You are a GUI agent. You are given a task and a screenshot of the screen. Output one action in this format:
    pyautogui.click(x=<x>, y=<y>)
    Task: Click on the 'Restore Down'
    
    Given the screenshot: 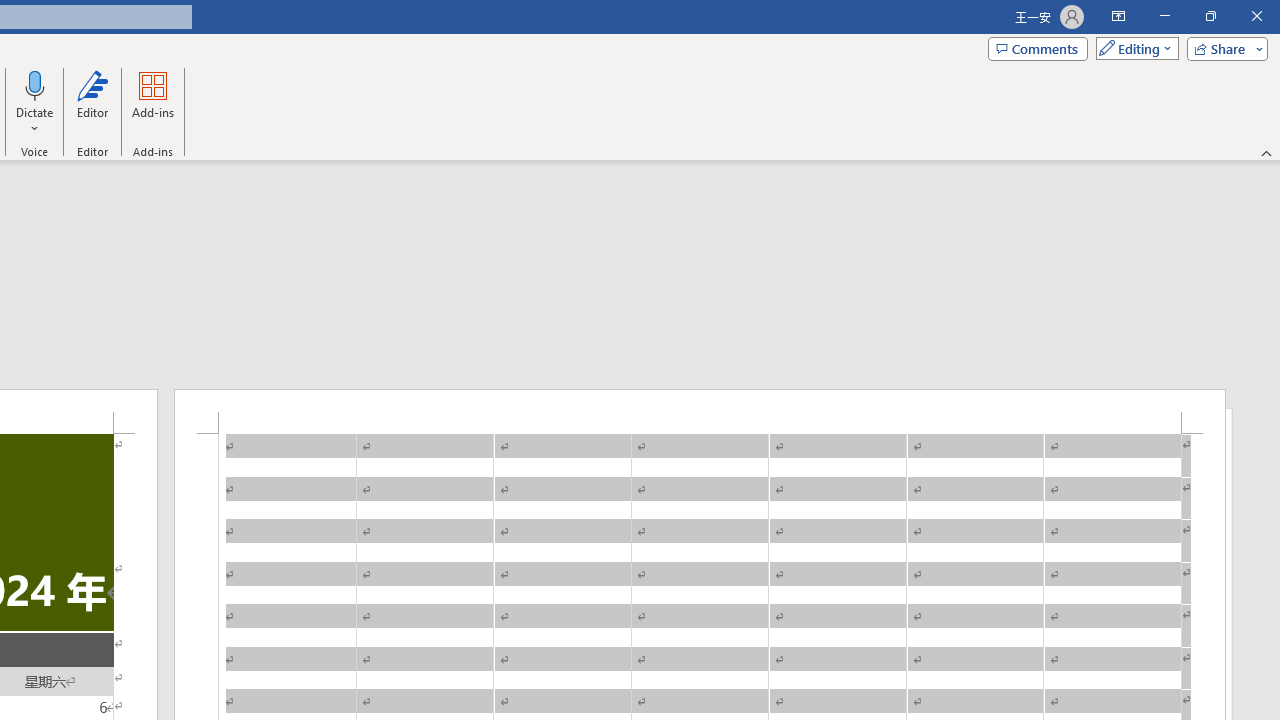 What is the action you would take?
    pyautogui.click(x=1209, y=16)
    